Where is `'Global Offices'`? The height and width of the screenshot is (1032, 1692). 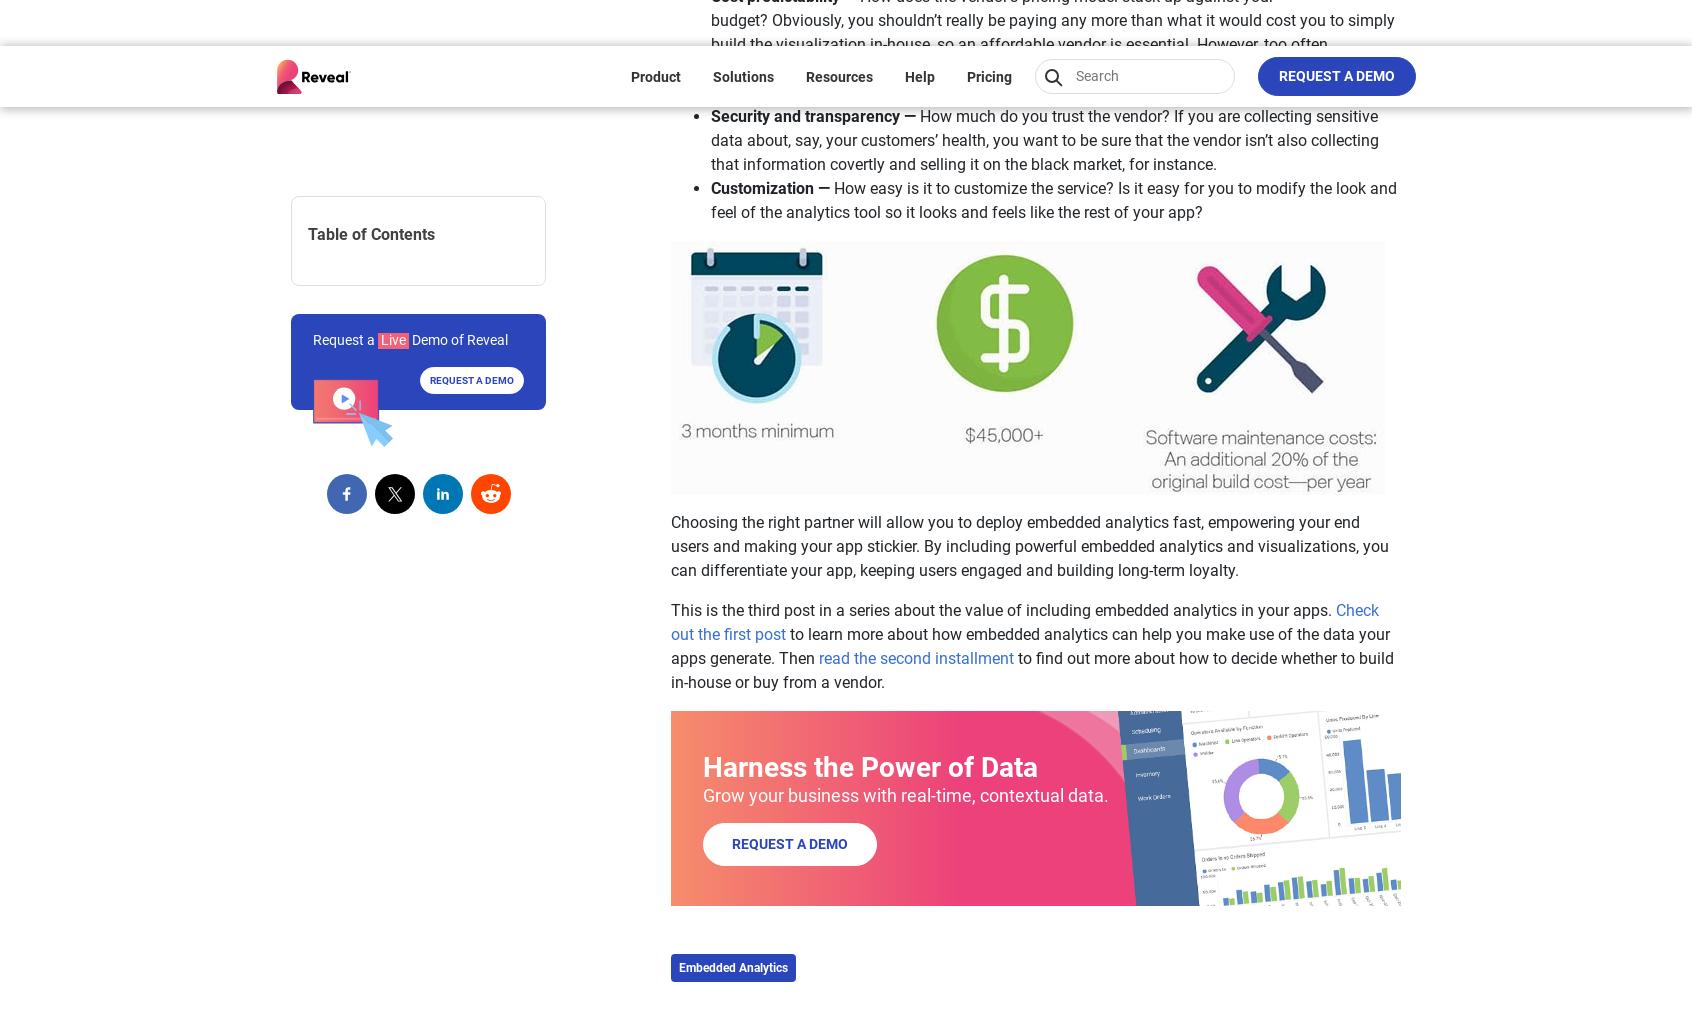
'Global Offices' is located at coordinates (501, 458).